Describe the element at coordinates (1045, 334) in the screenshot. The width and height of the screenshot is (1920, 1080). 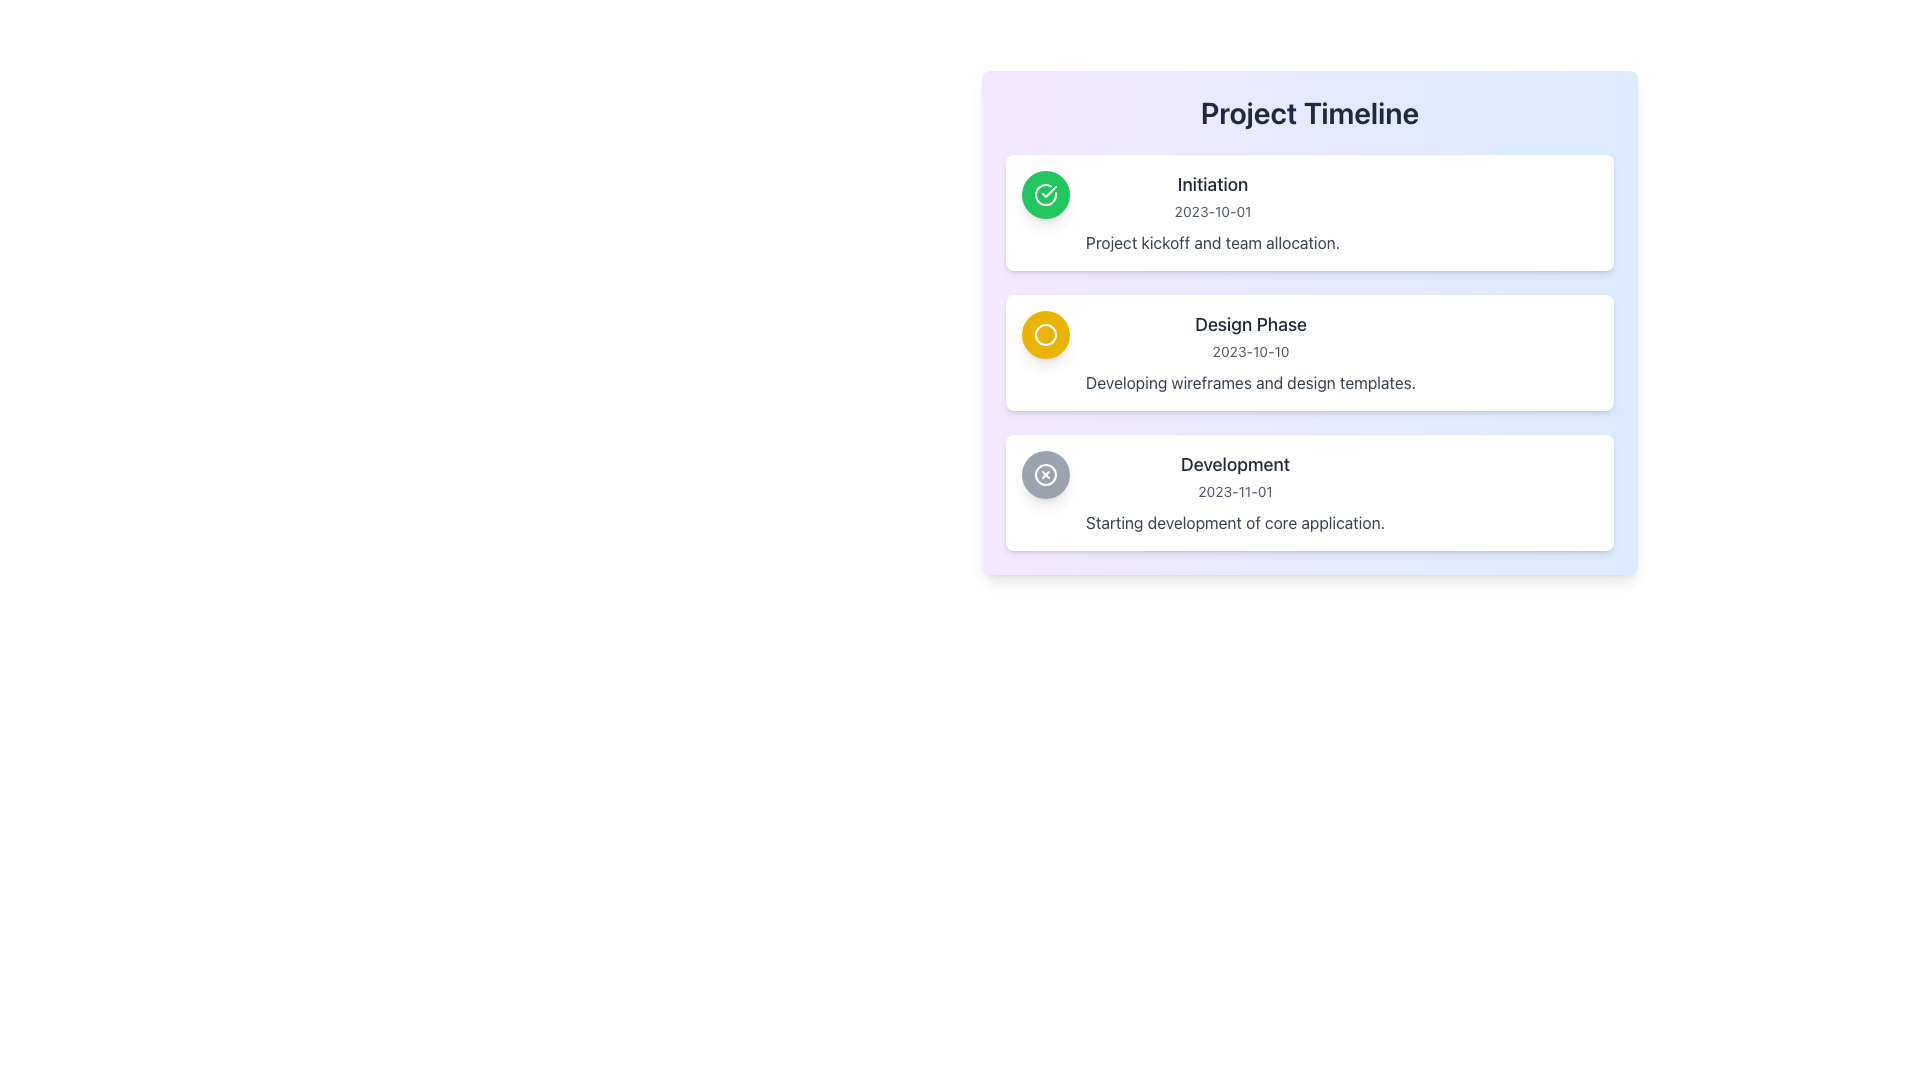
I see `the visual indicator icon that signifies the 'Design Phase' step in the project timeline, located at the left edge of the card labeled 'Design Phase'` at that location.